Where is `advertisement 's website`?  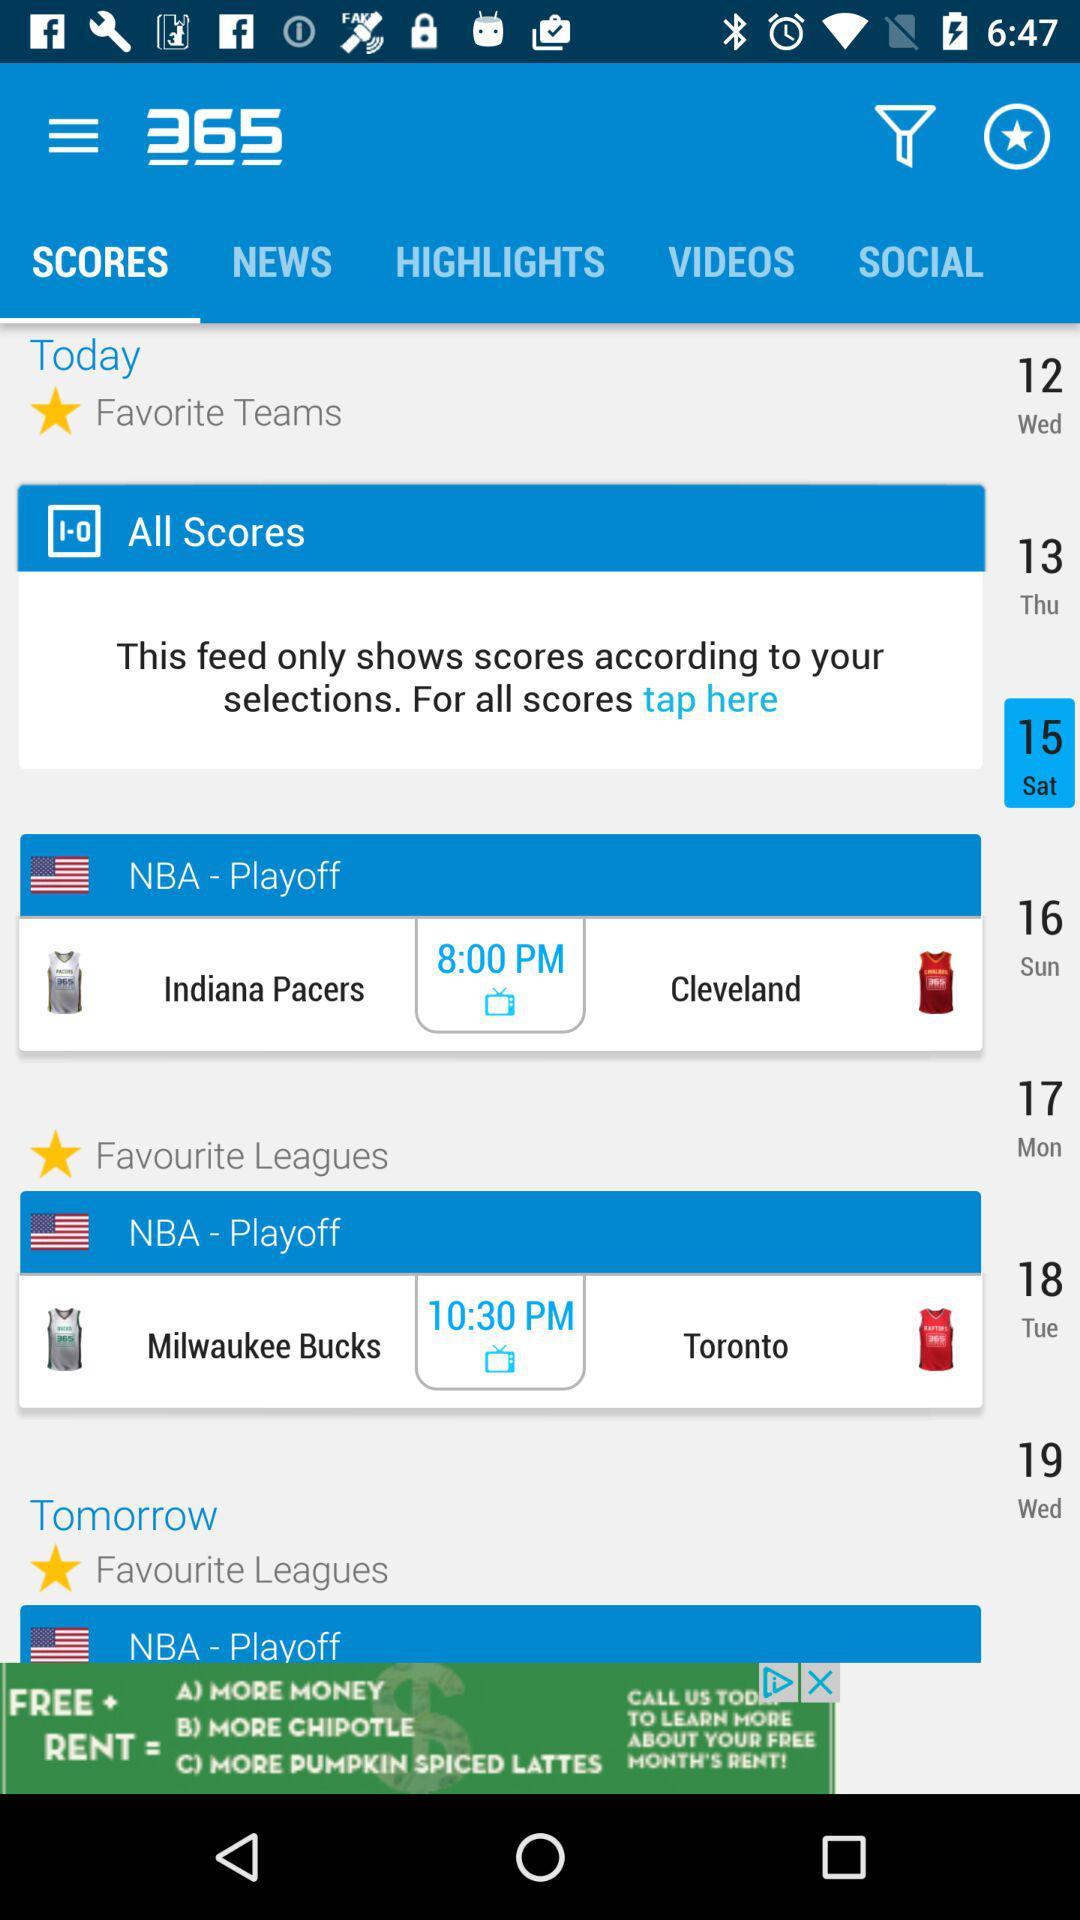 advertisement 's website is located at coordinates (540, 1727).